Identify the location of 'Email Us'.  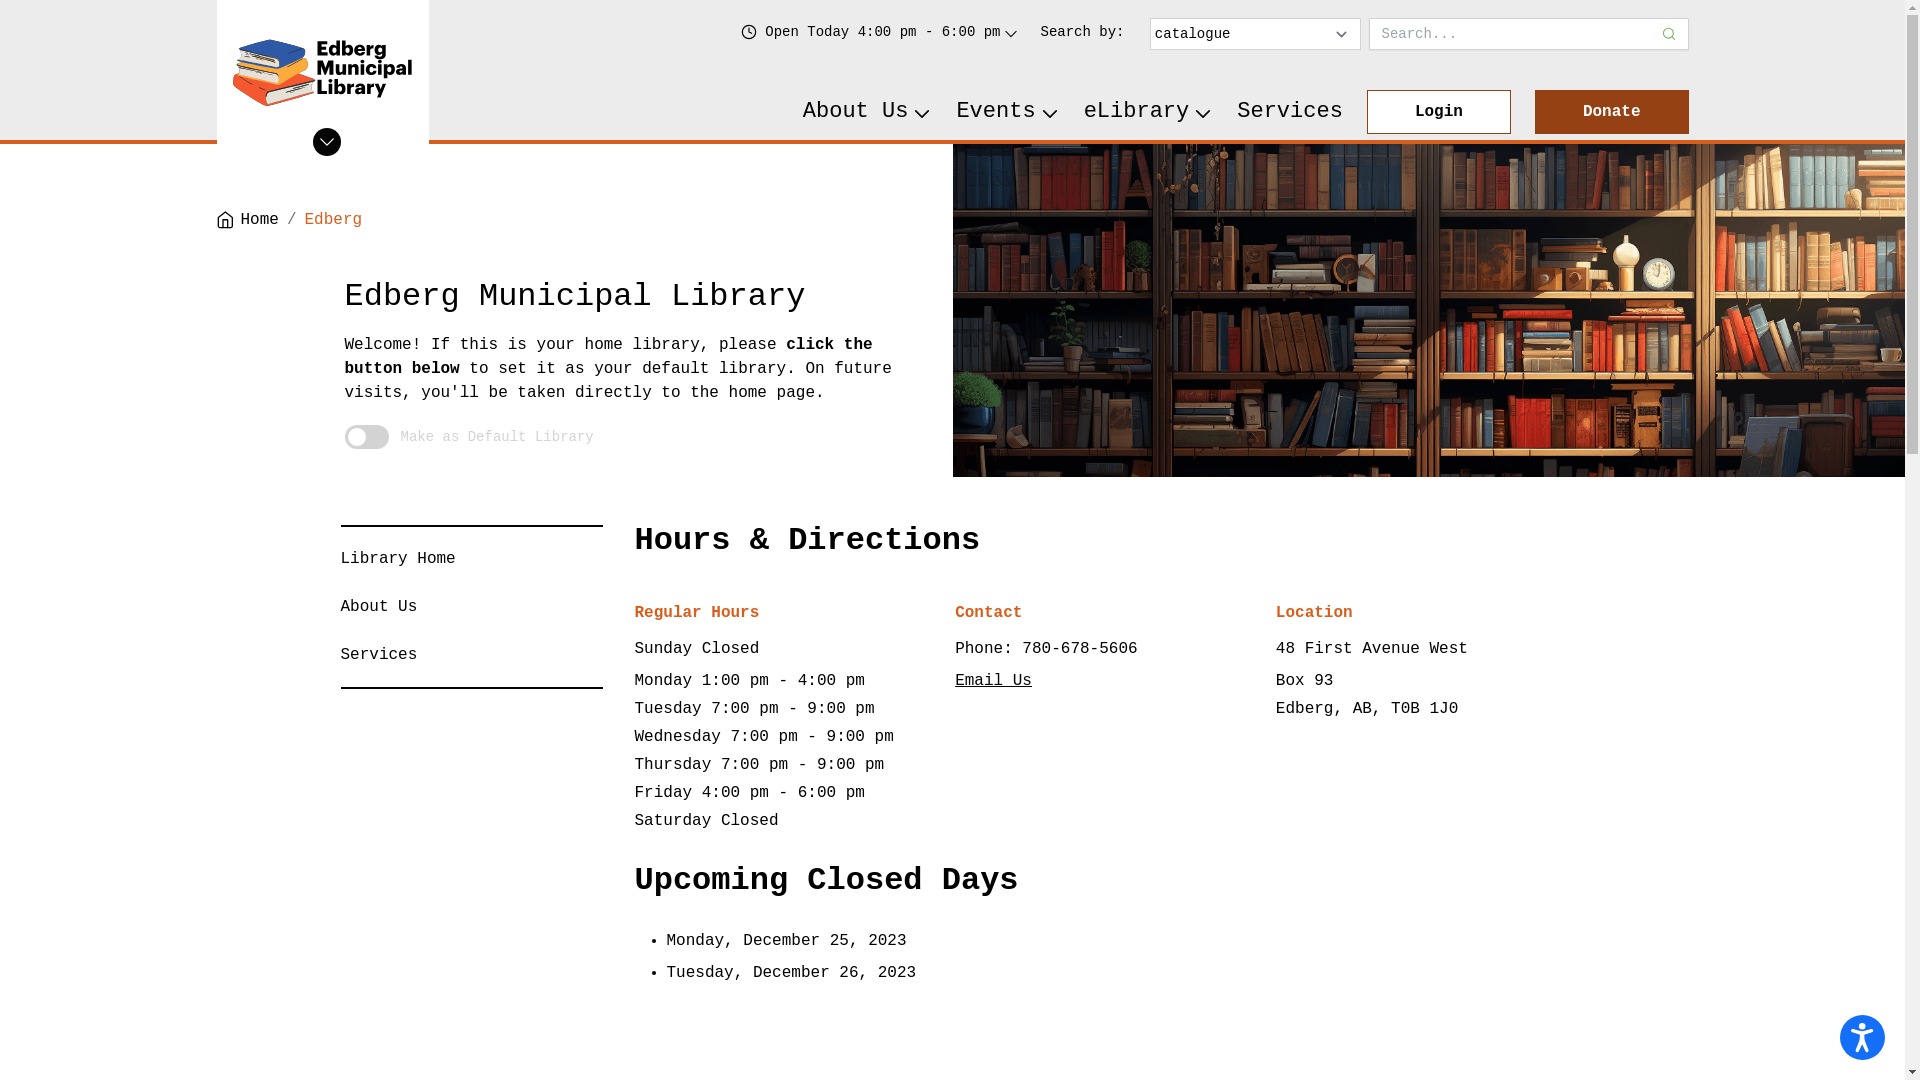
(993, 680).